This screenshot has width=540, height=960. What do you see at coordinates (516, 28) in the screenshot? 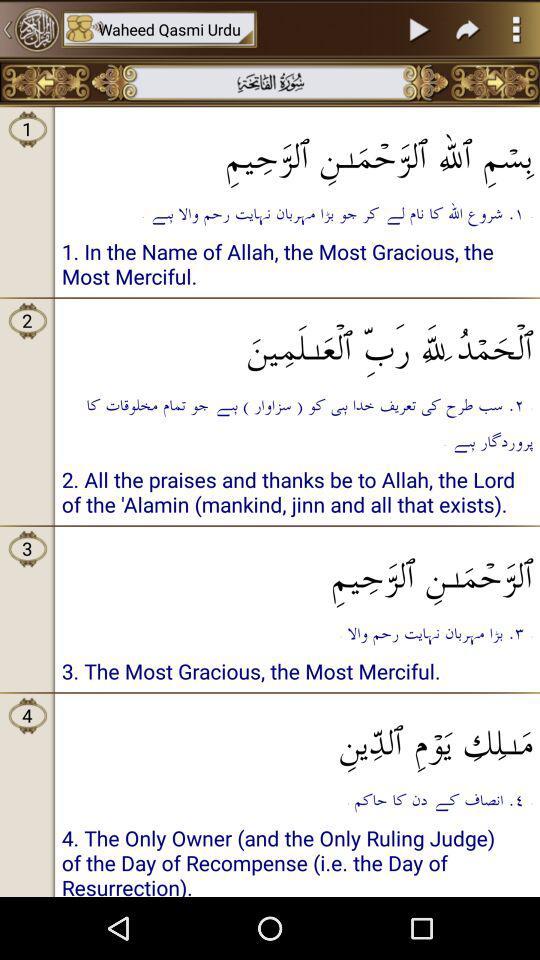
I see `open options menu` at bounding box center [516, 28].